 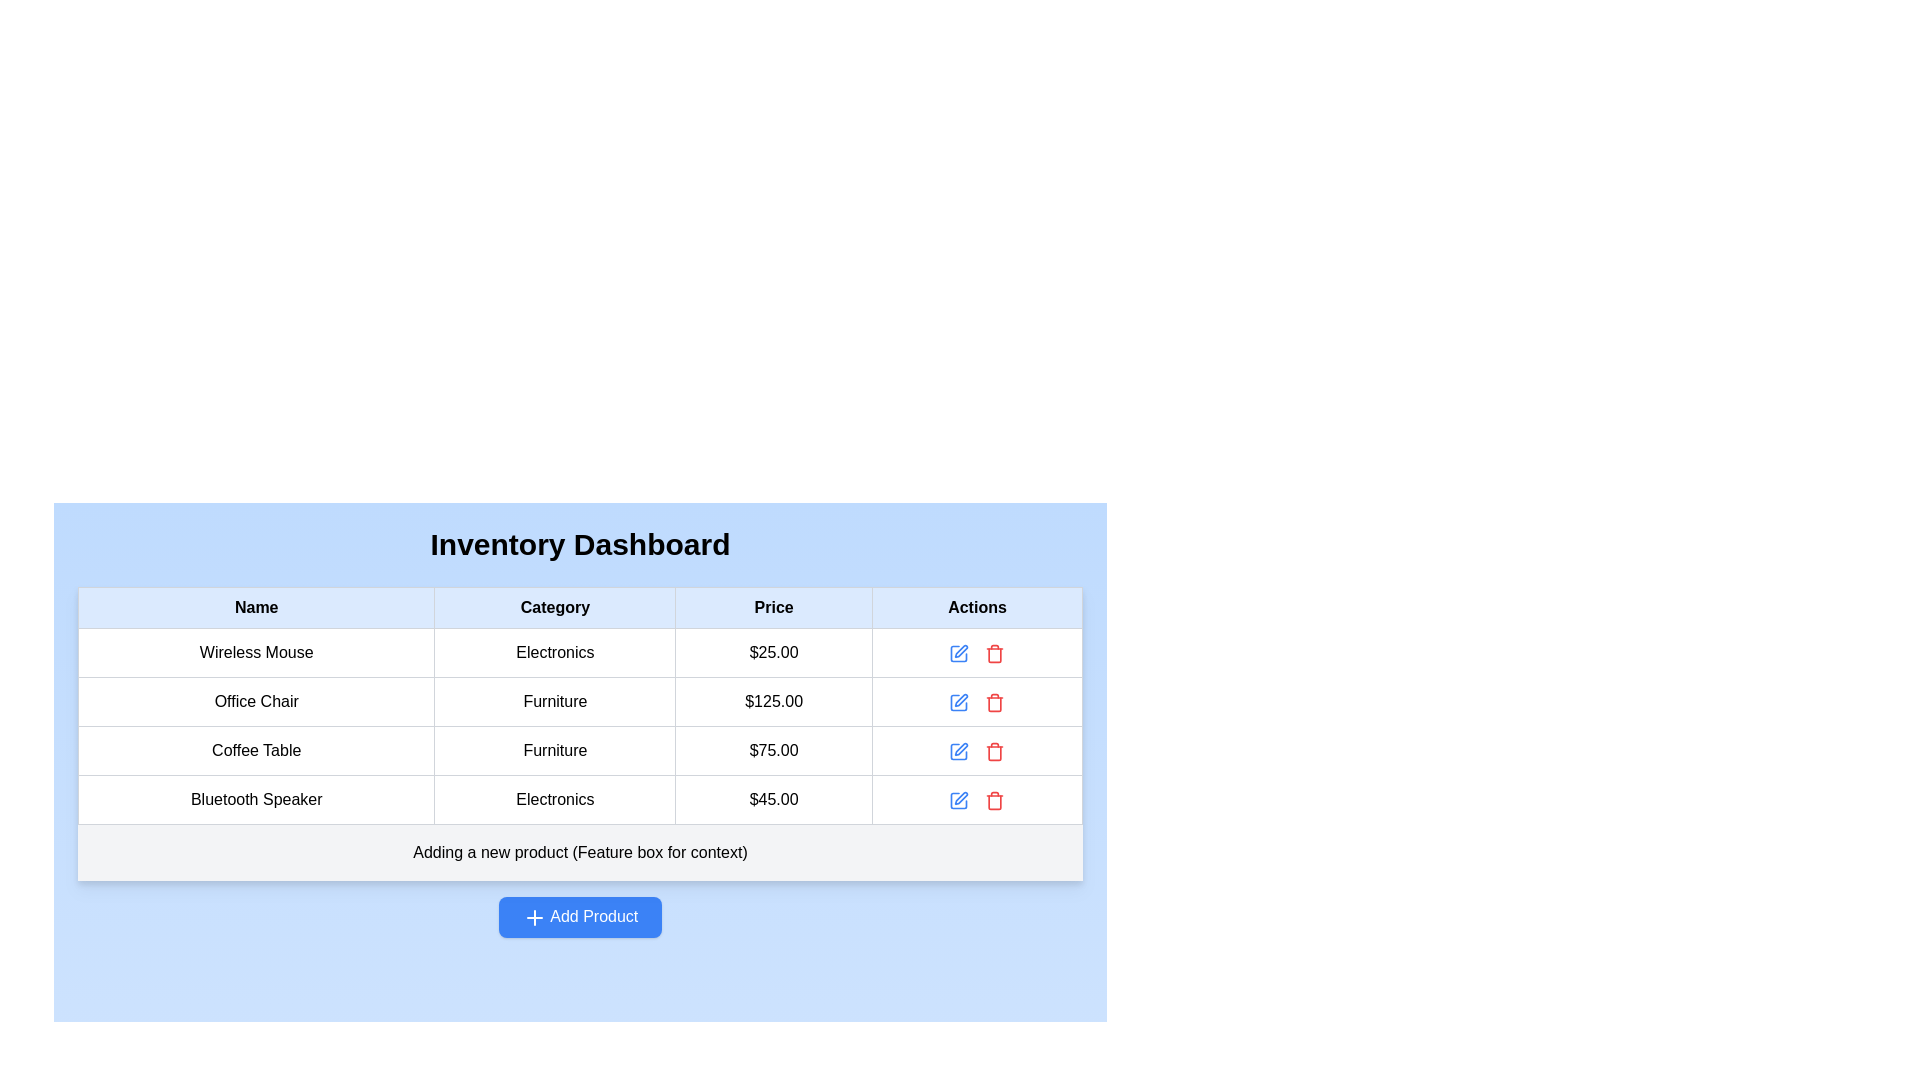 What do you see at coordinates (995, 798) in the screenshot?
I see `the delete button located in the 'Actions' column of the last row of the product data table` at bounding box center [995, 798].